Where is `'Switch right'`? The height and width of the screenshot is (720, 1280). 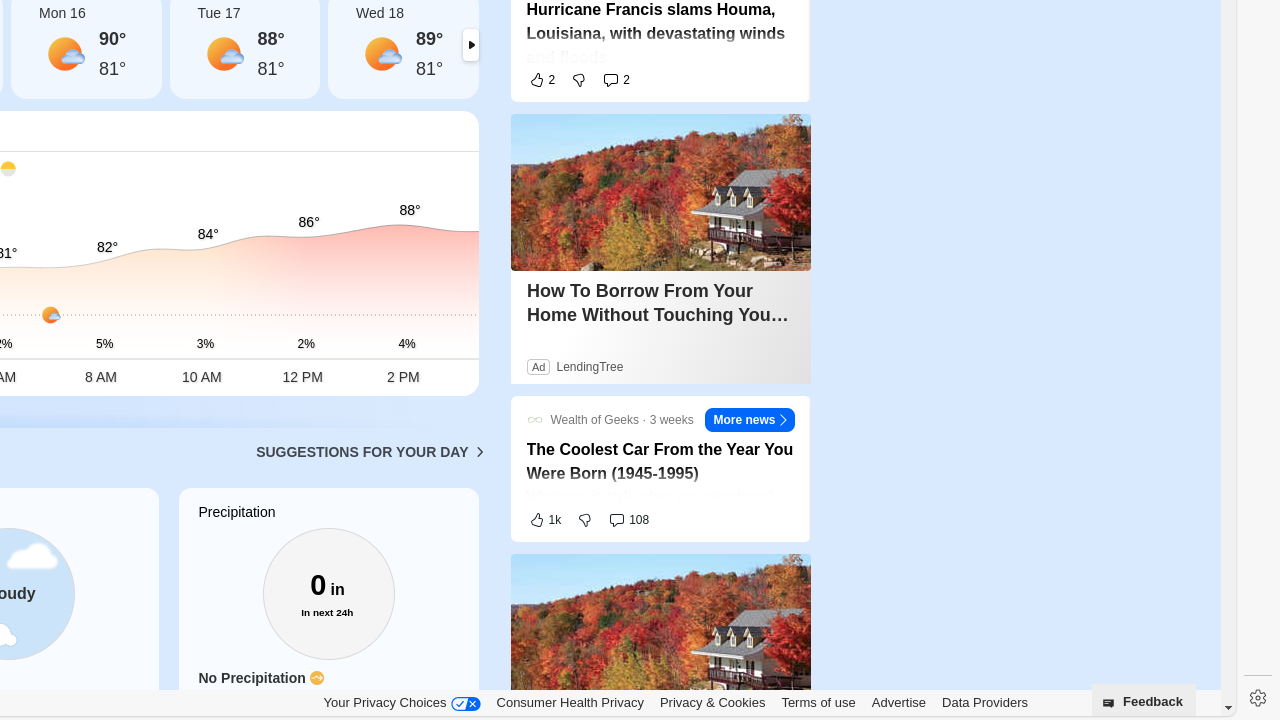
'Switch right' is located at coordinates (469, 45).